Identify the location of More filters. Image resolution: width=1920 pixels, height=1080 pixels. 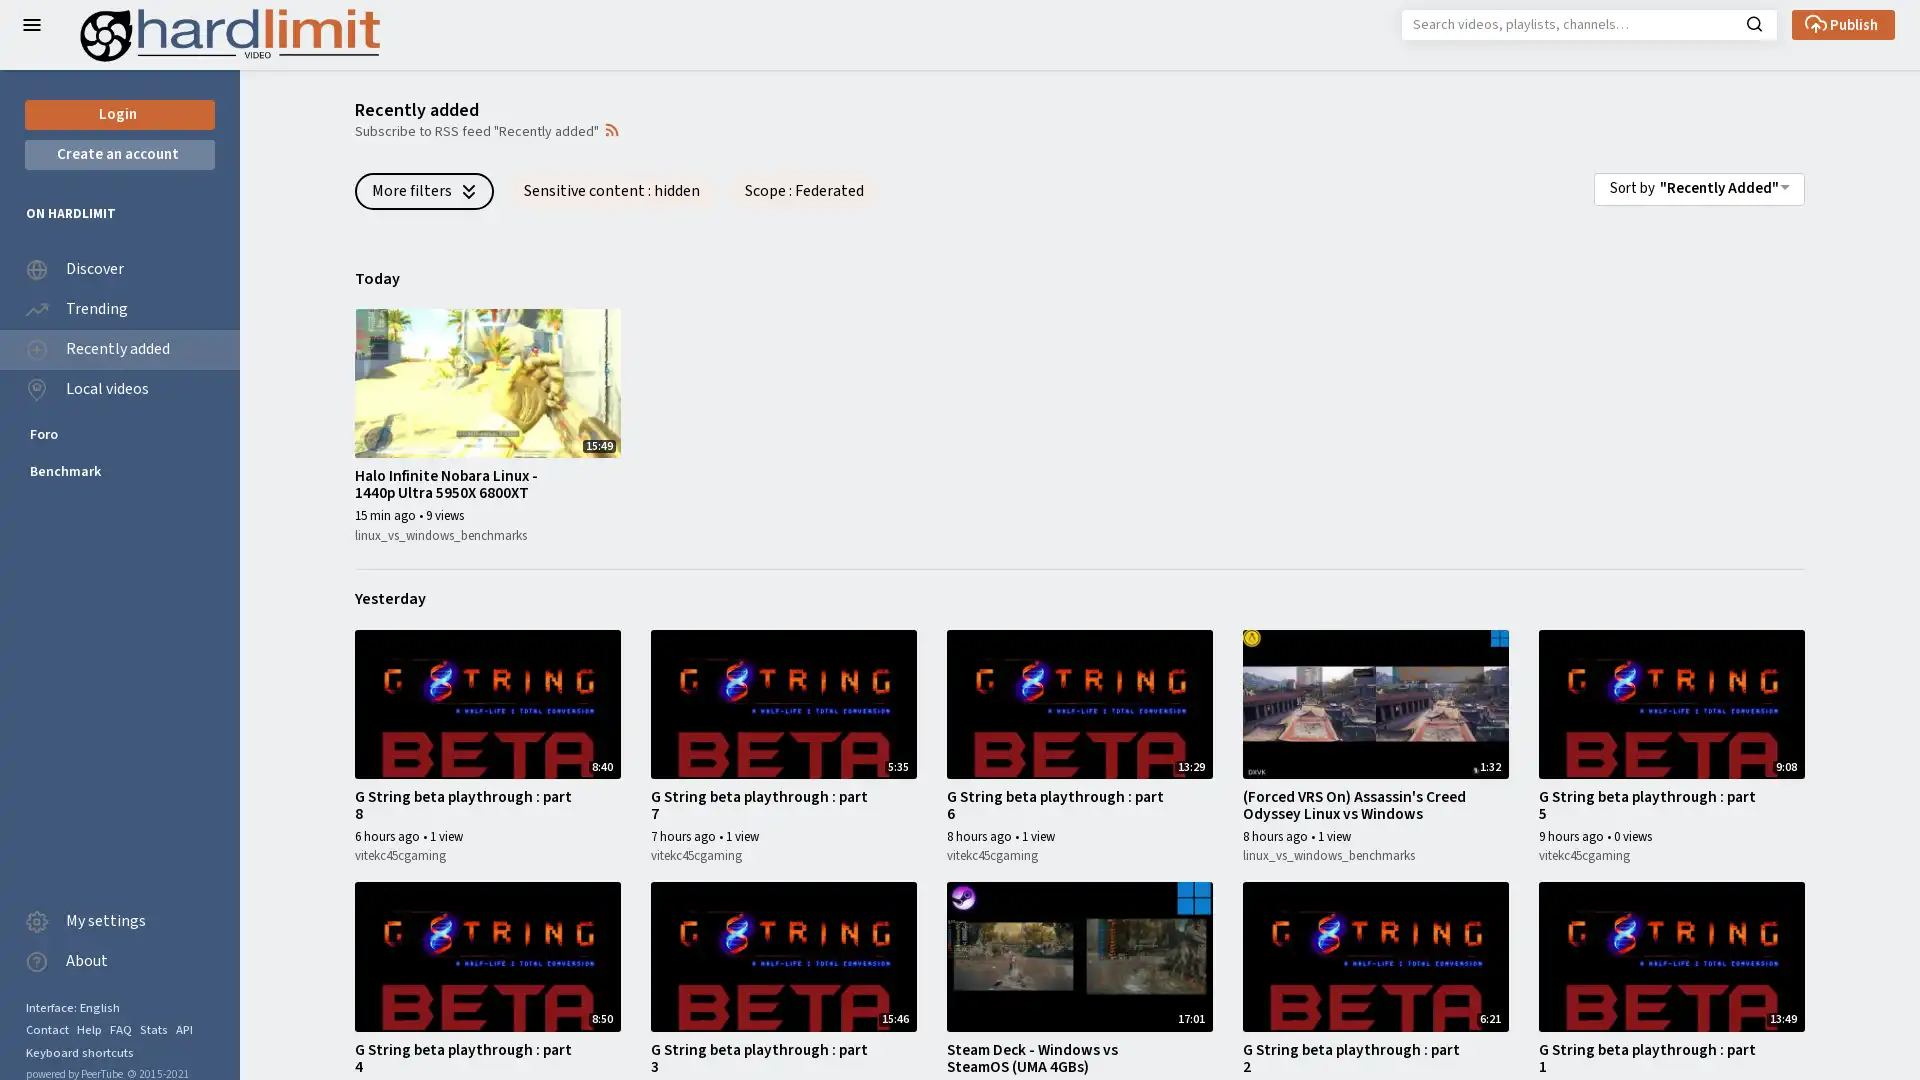
(423, 190).